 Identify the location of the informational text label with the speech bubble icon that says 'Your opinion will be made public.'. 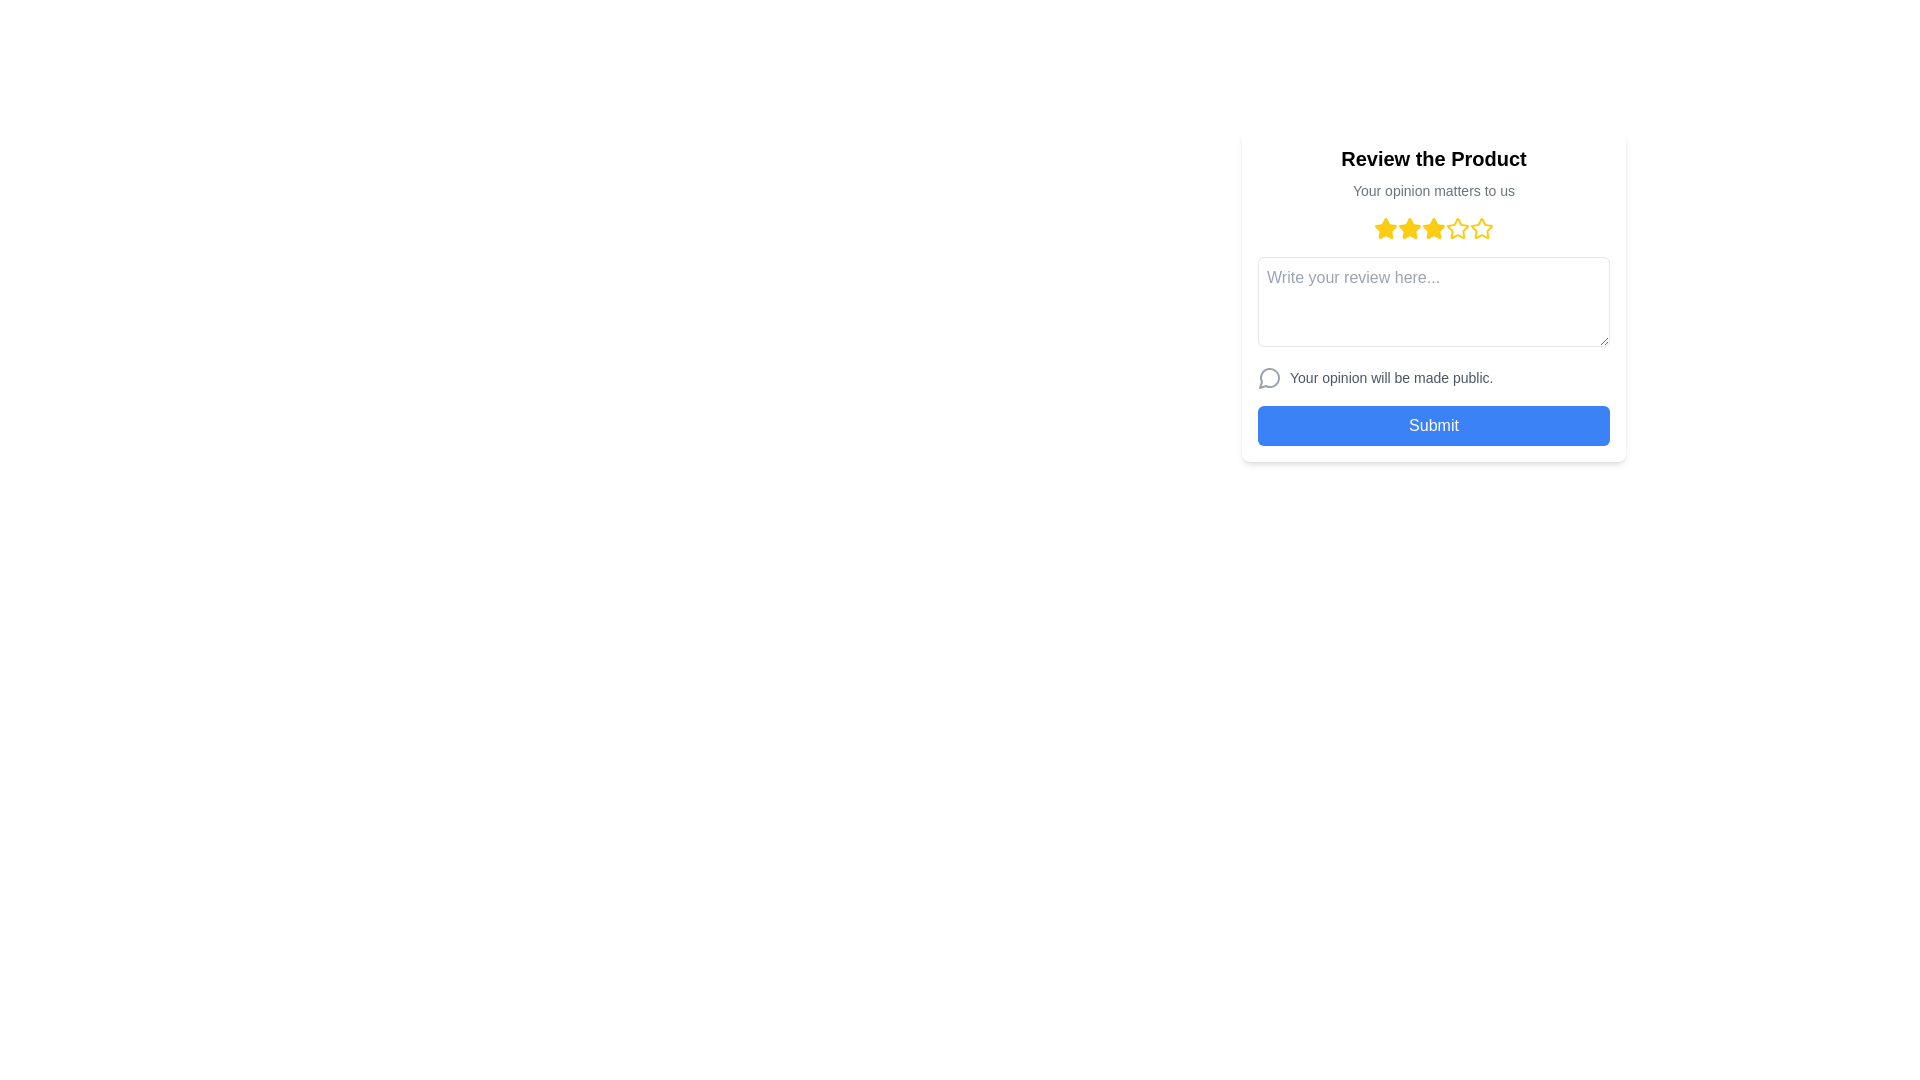
(1433, 378).